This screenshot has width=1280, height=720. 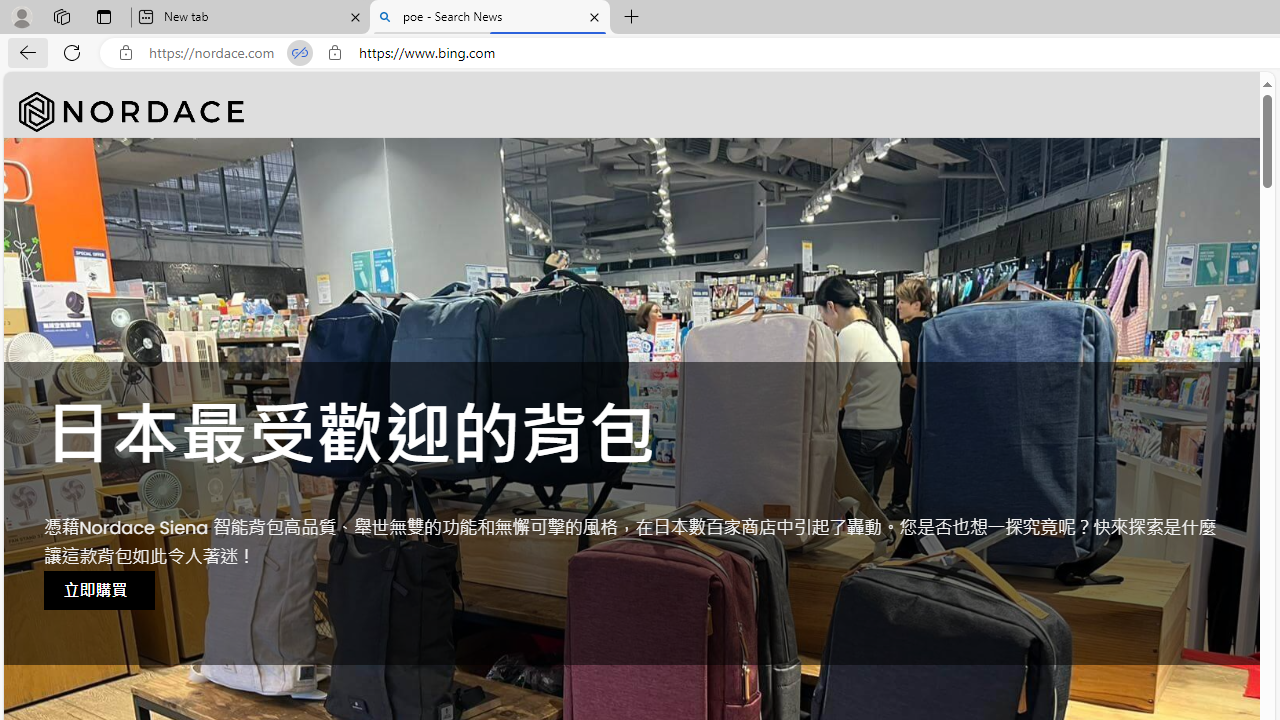 I want to click on 'poe - Search News', so click(x=490, y=17).